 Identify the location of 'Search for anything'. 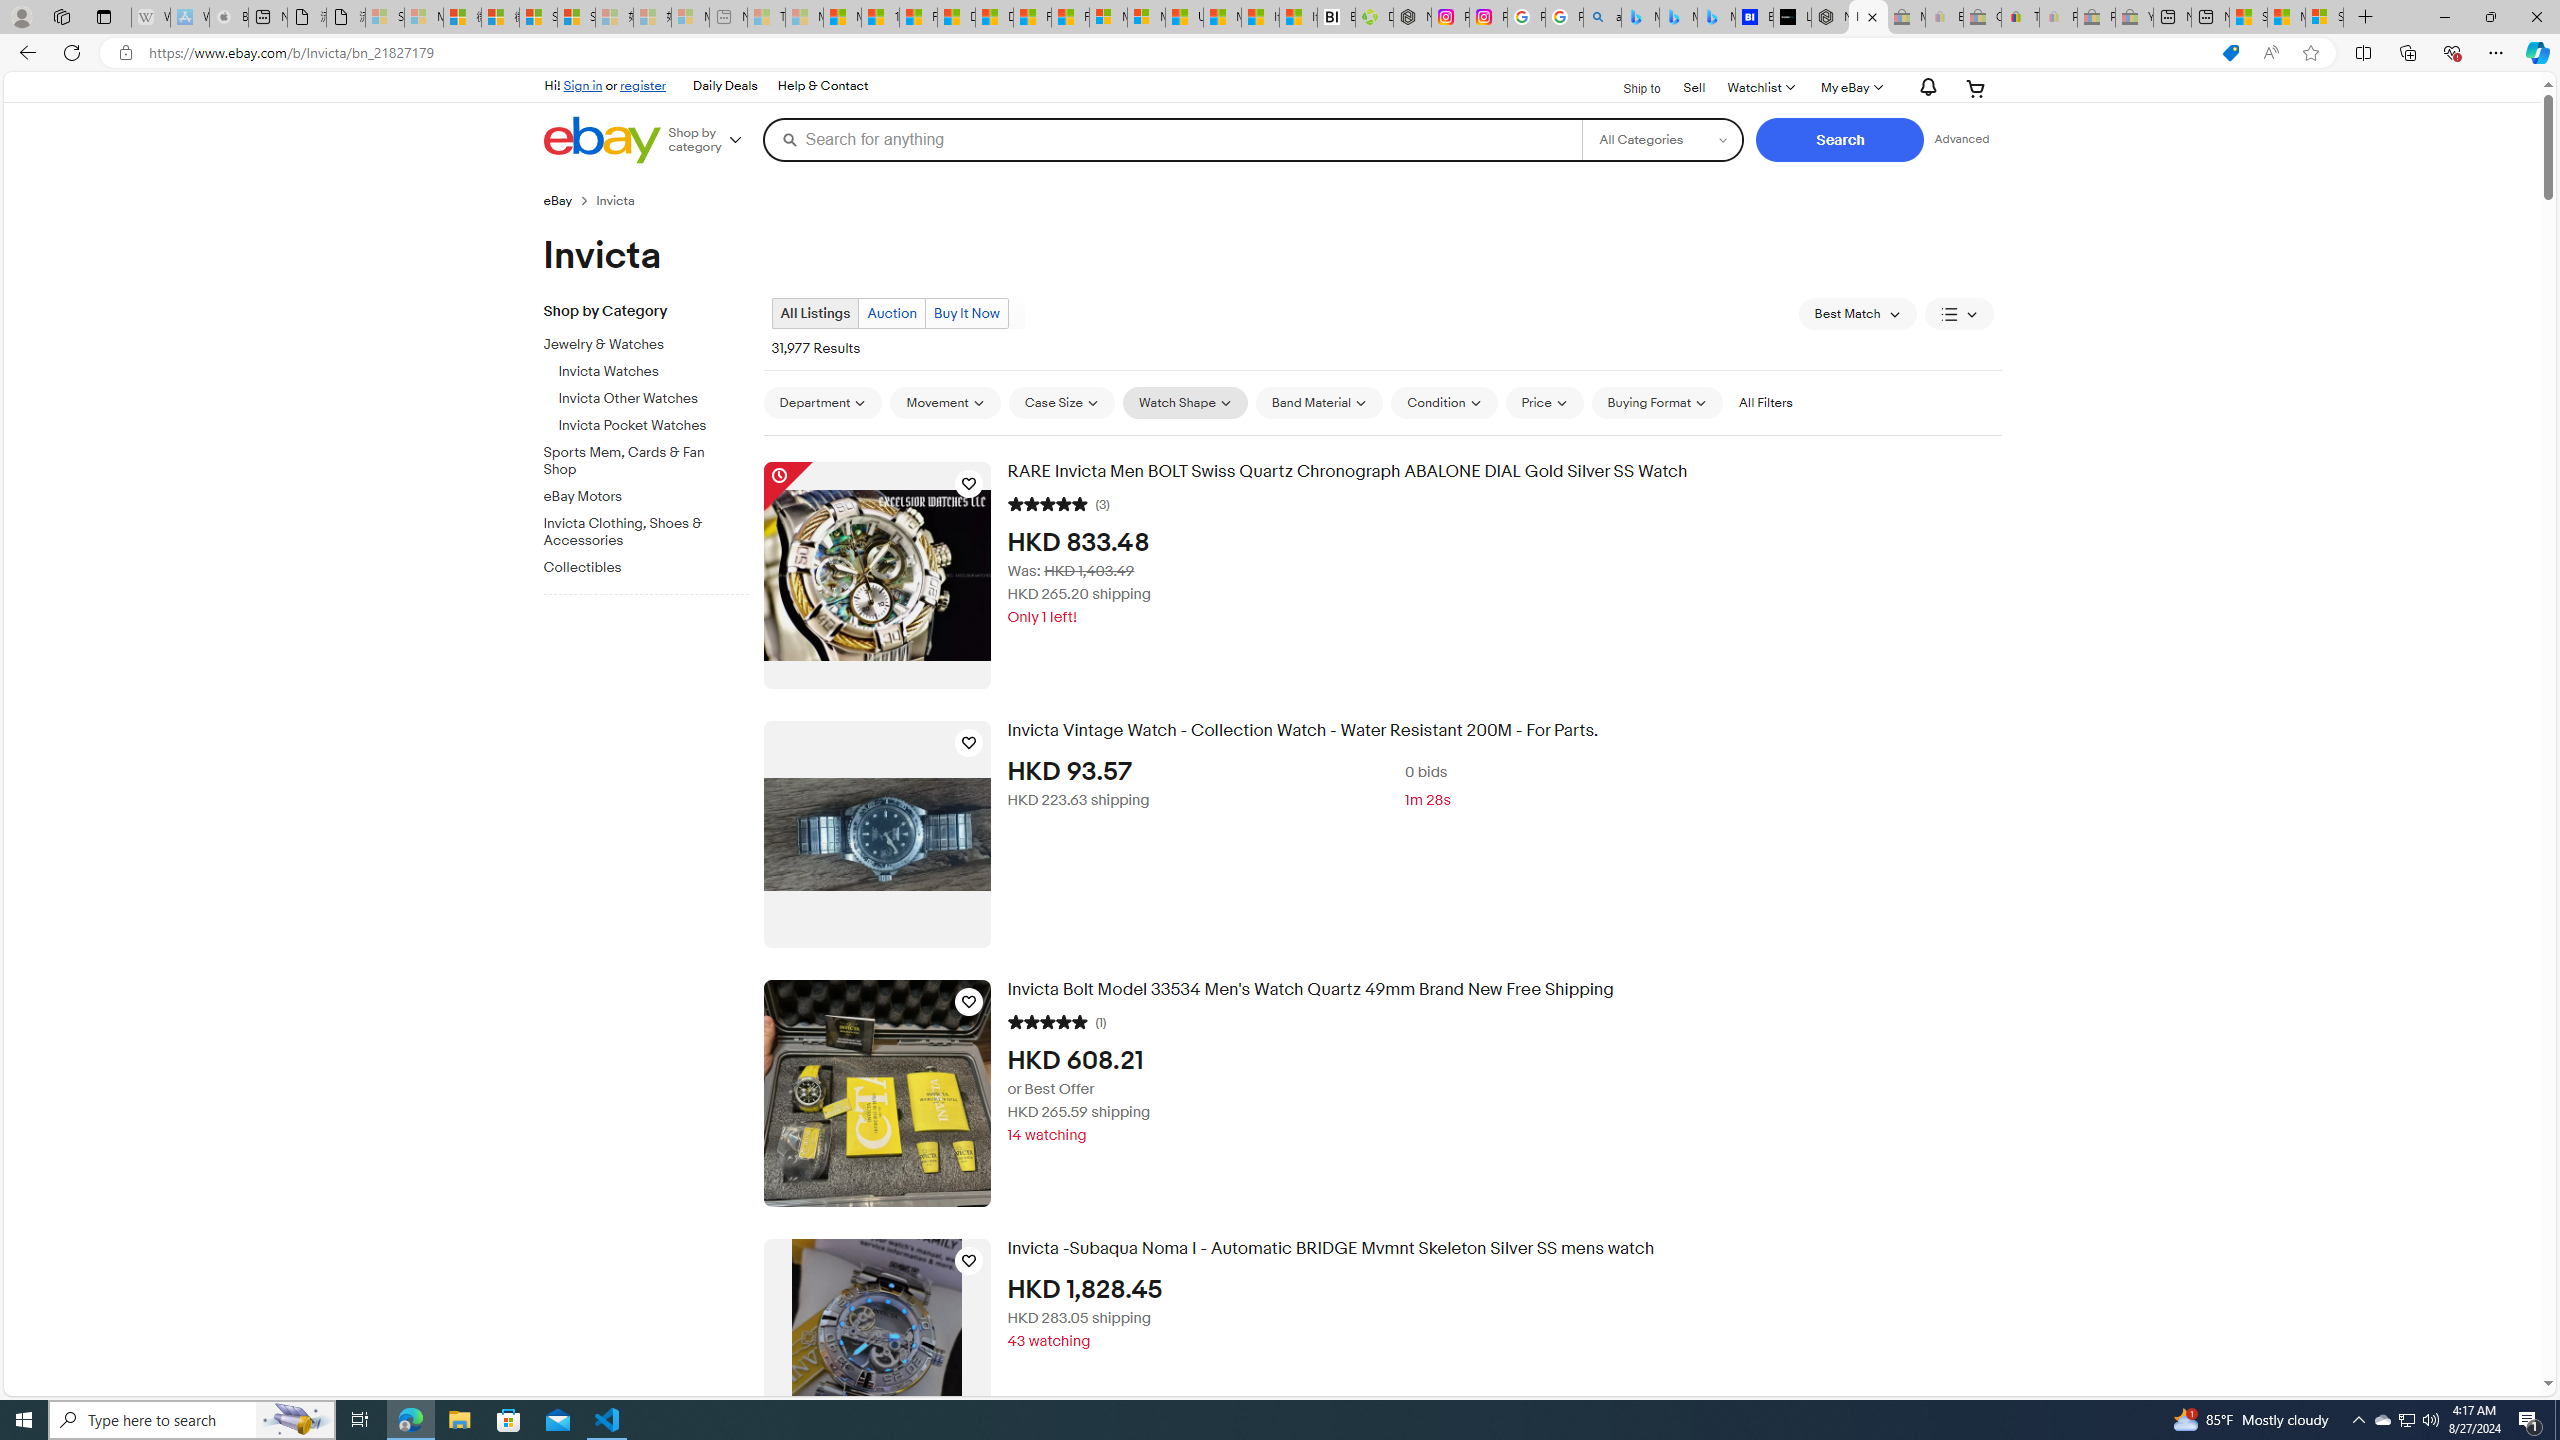
(1171, 138).